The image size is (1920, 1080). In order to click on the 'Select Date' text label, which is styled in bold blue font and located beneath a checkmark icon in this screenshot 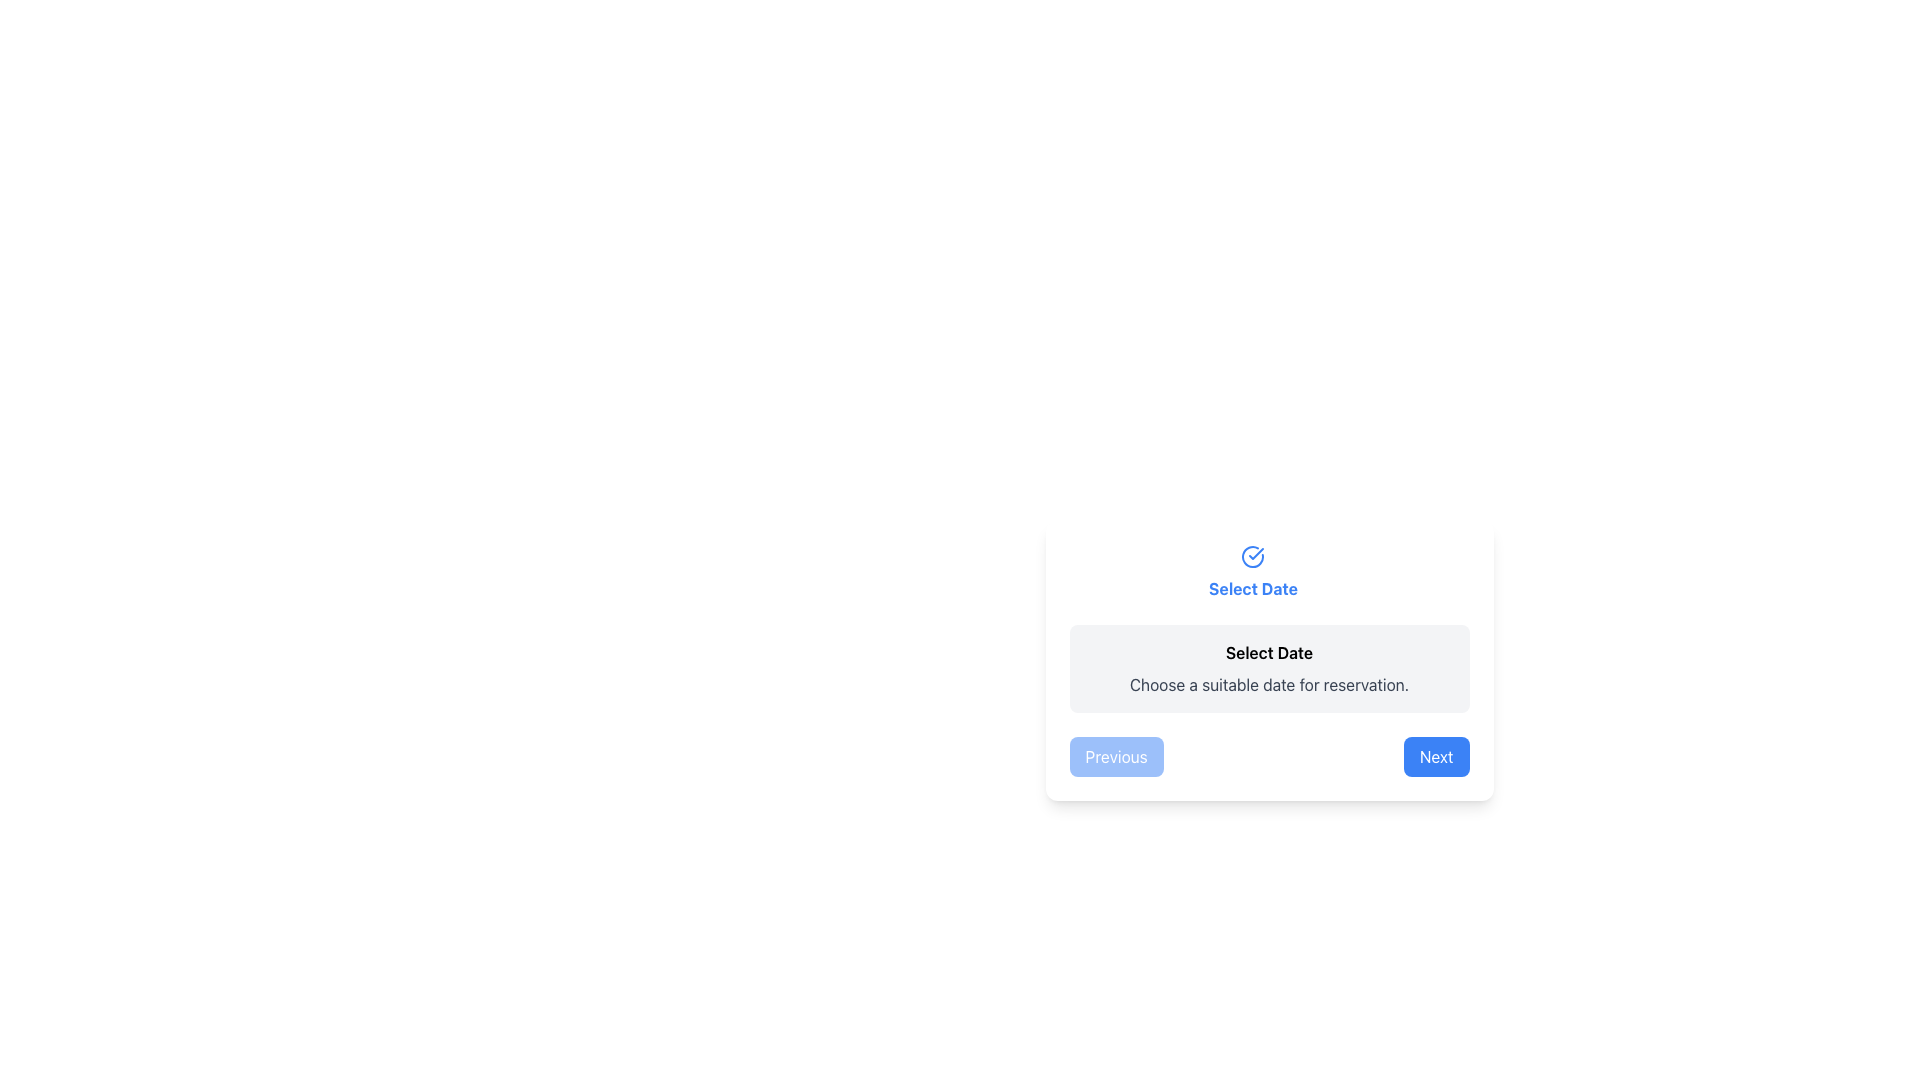, I will do `click(1252, 573)`.